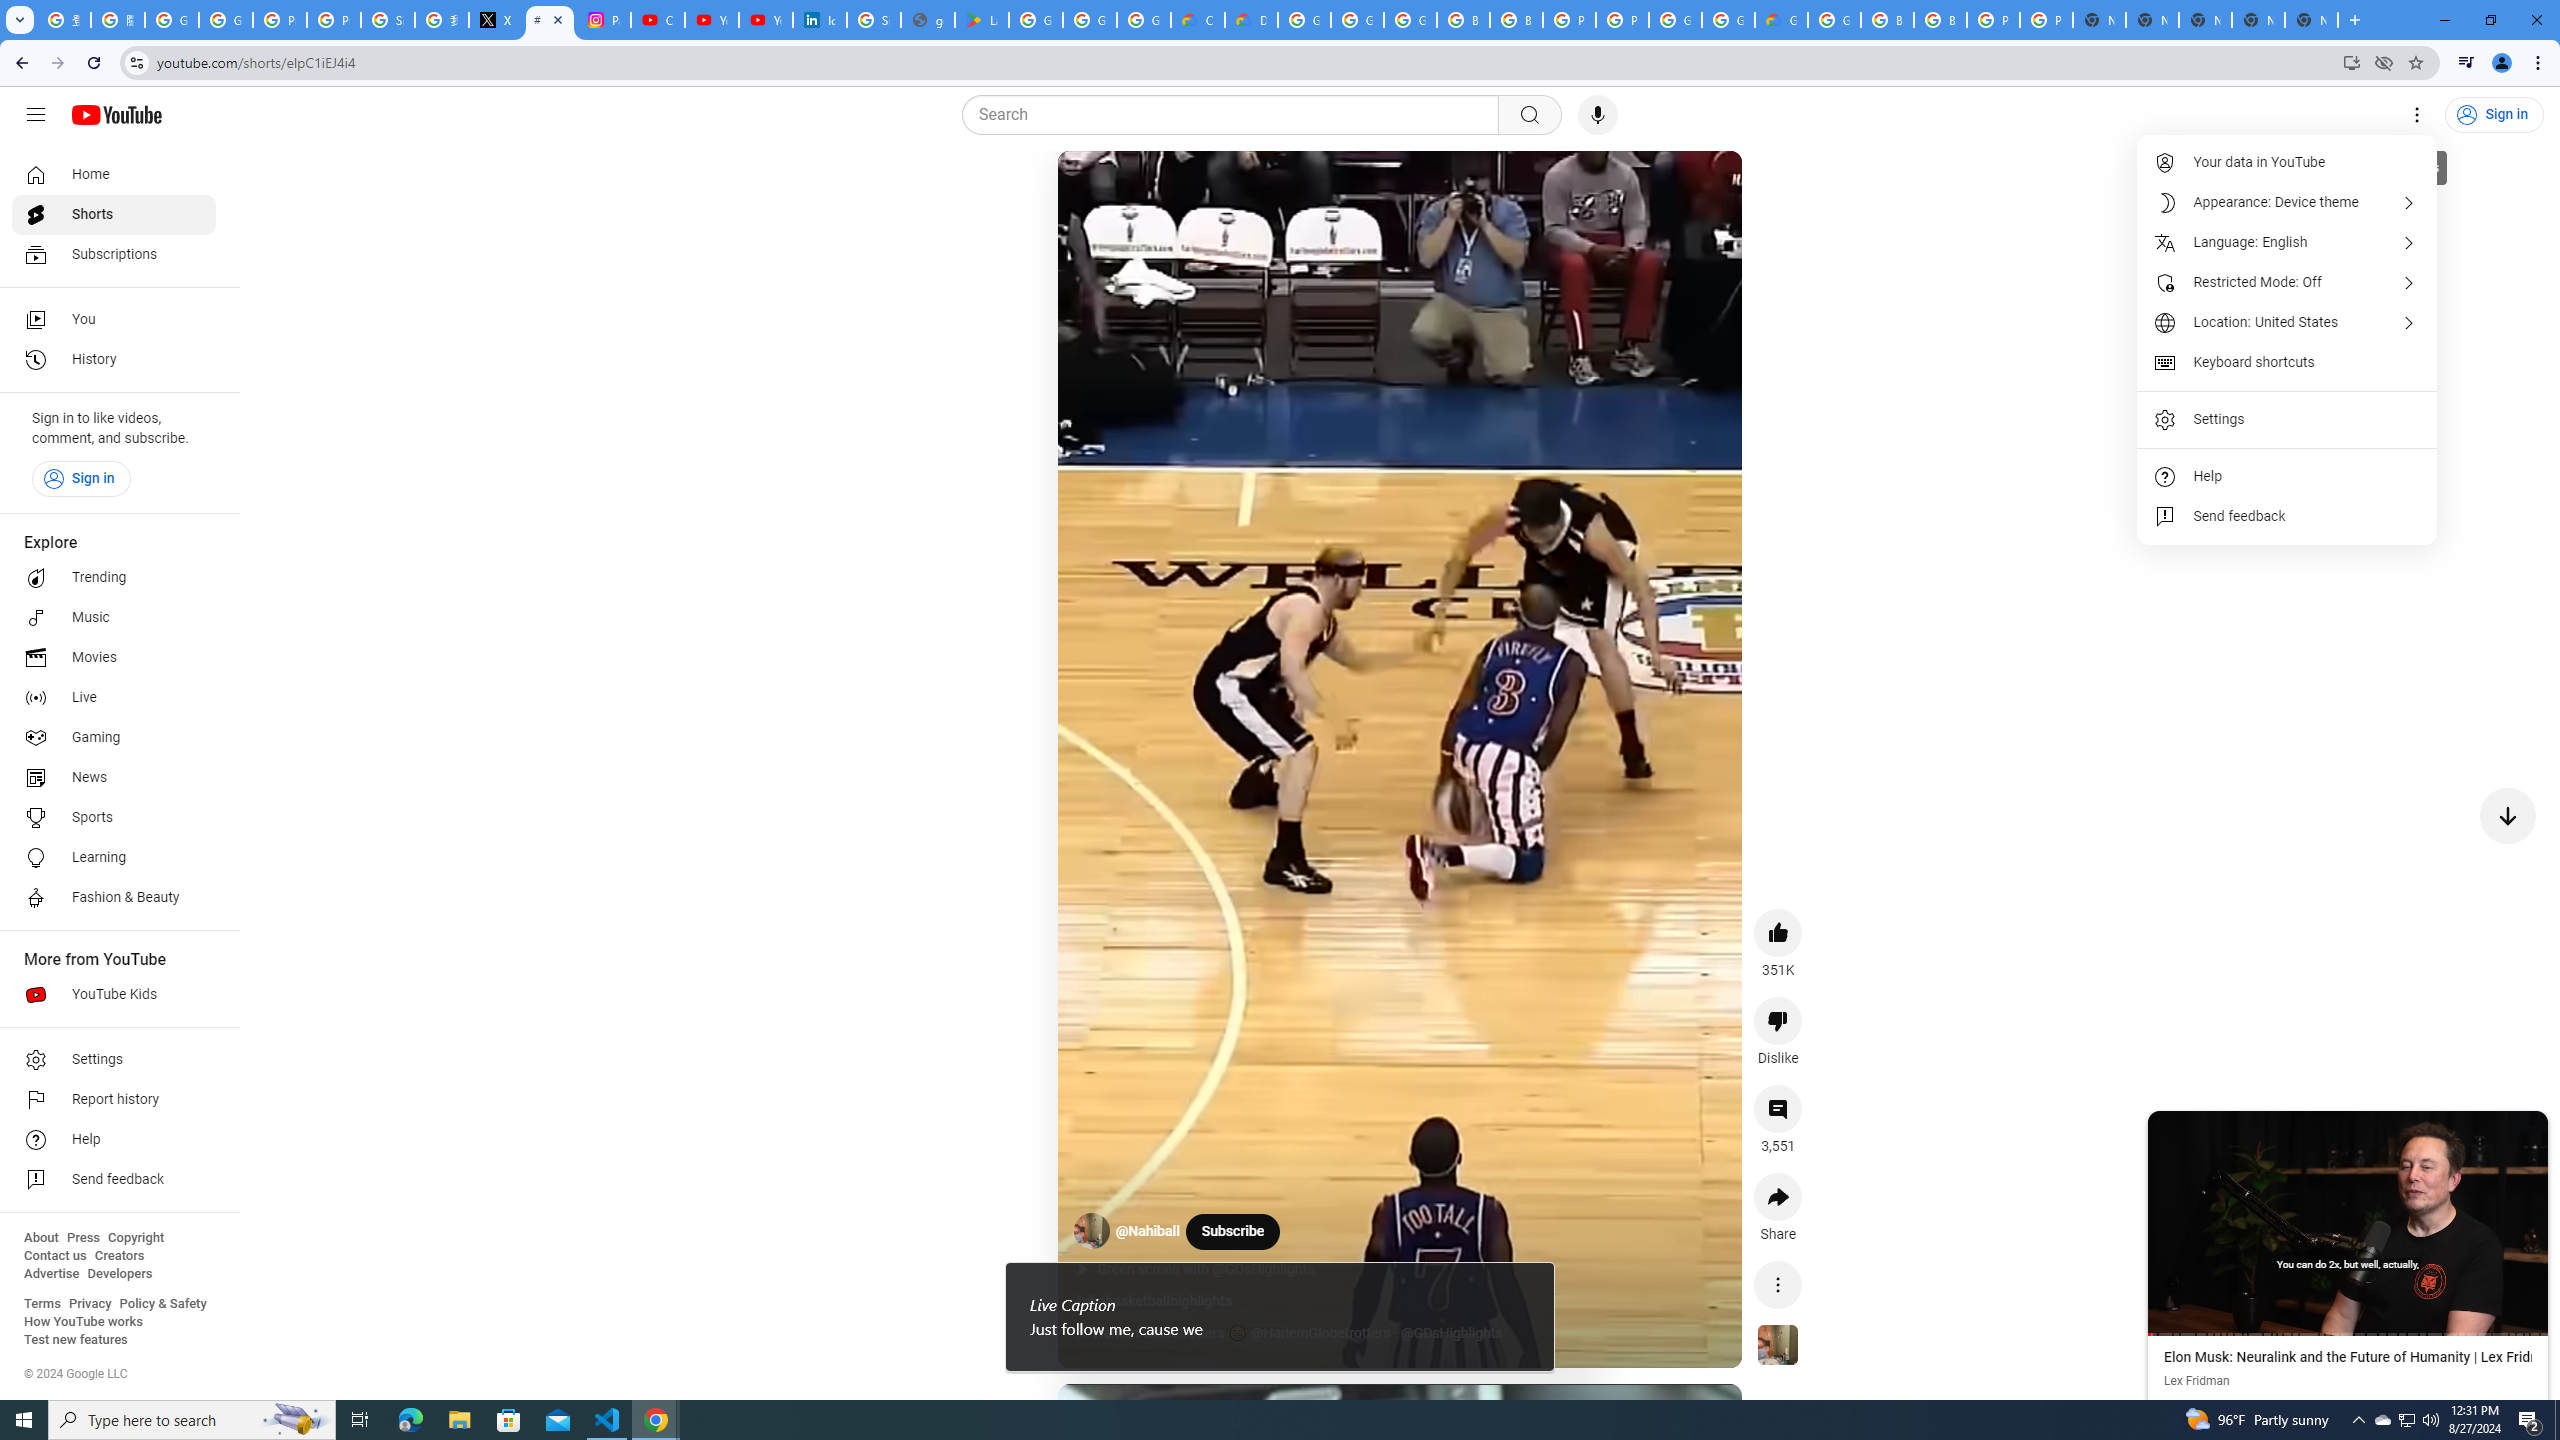 Image resolution: width=2560 pixels, height=1440 pixels. I want to click on 'News', so click(113, 777).